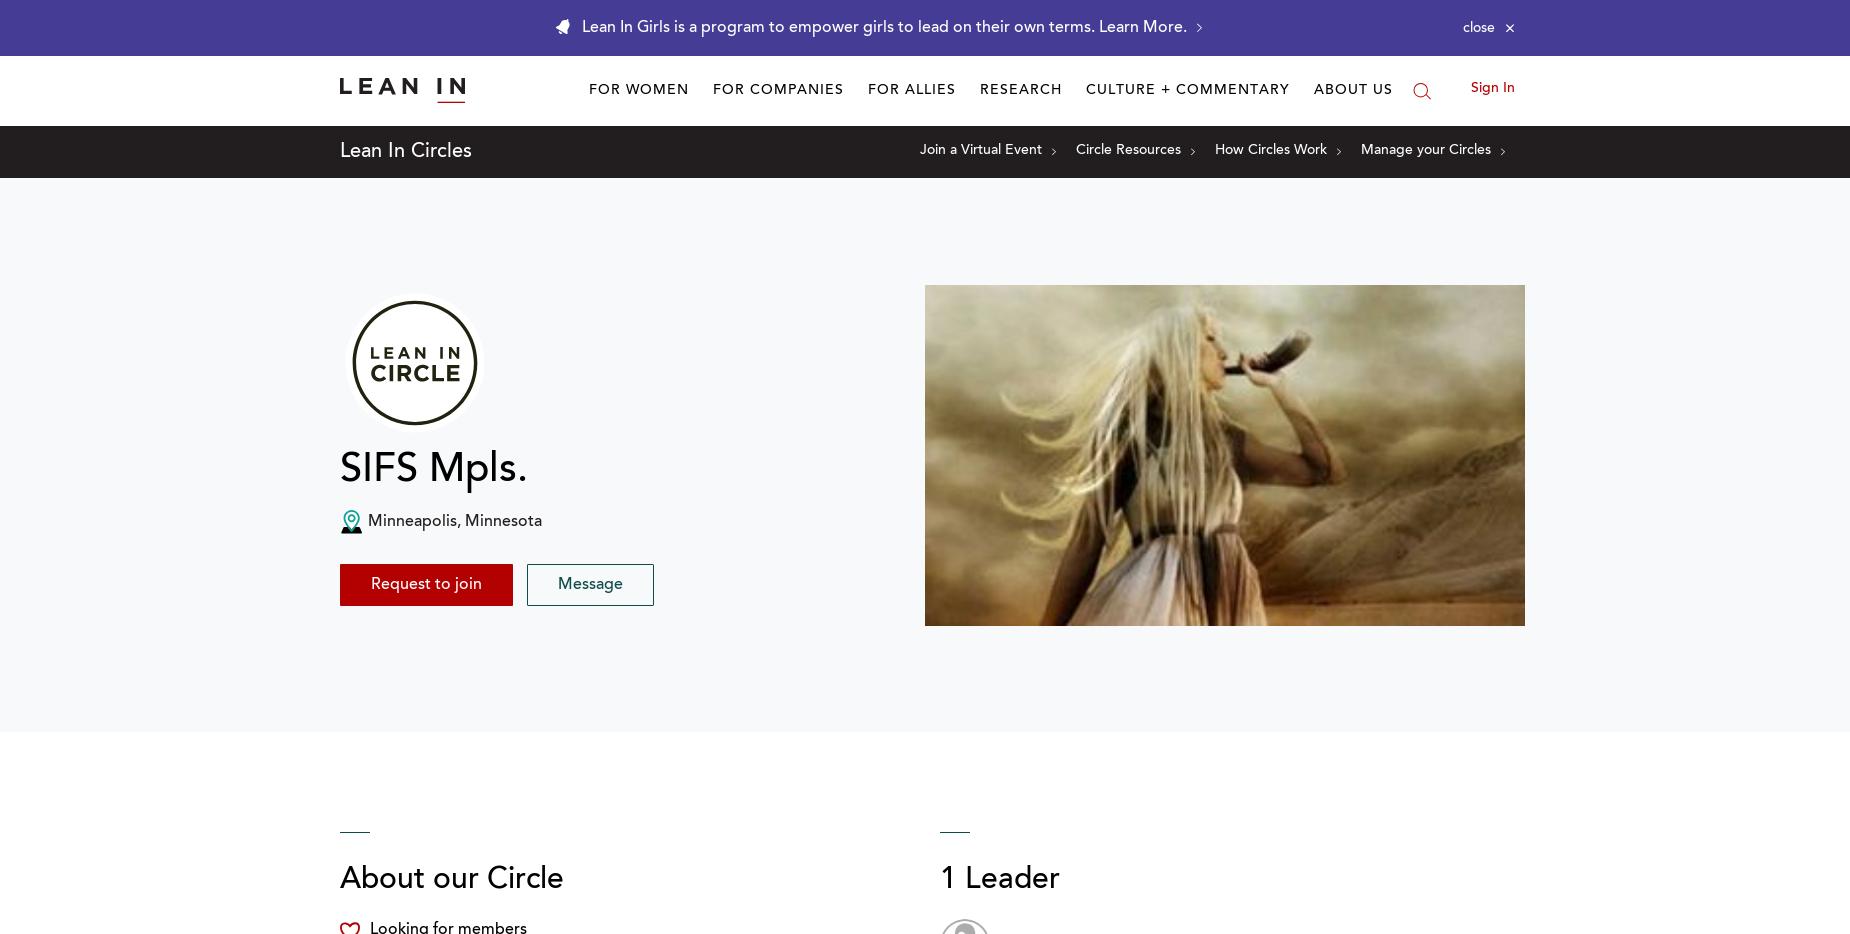 The image size is (1850, 934). Describe the element at coordinates (1187, 90) in the screenshot. I see `'Culture + Commentary'` at that location.